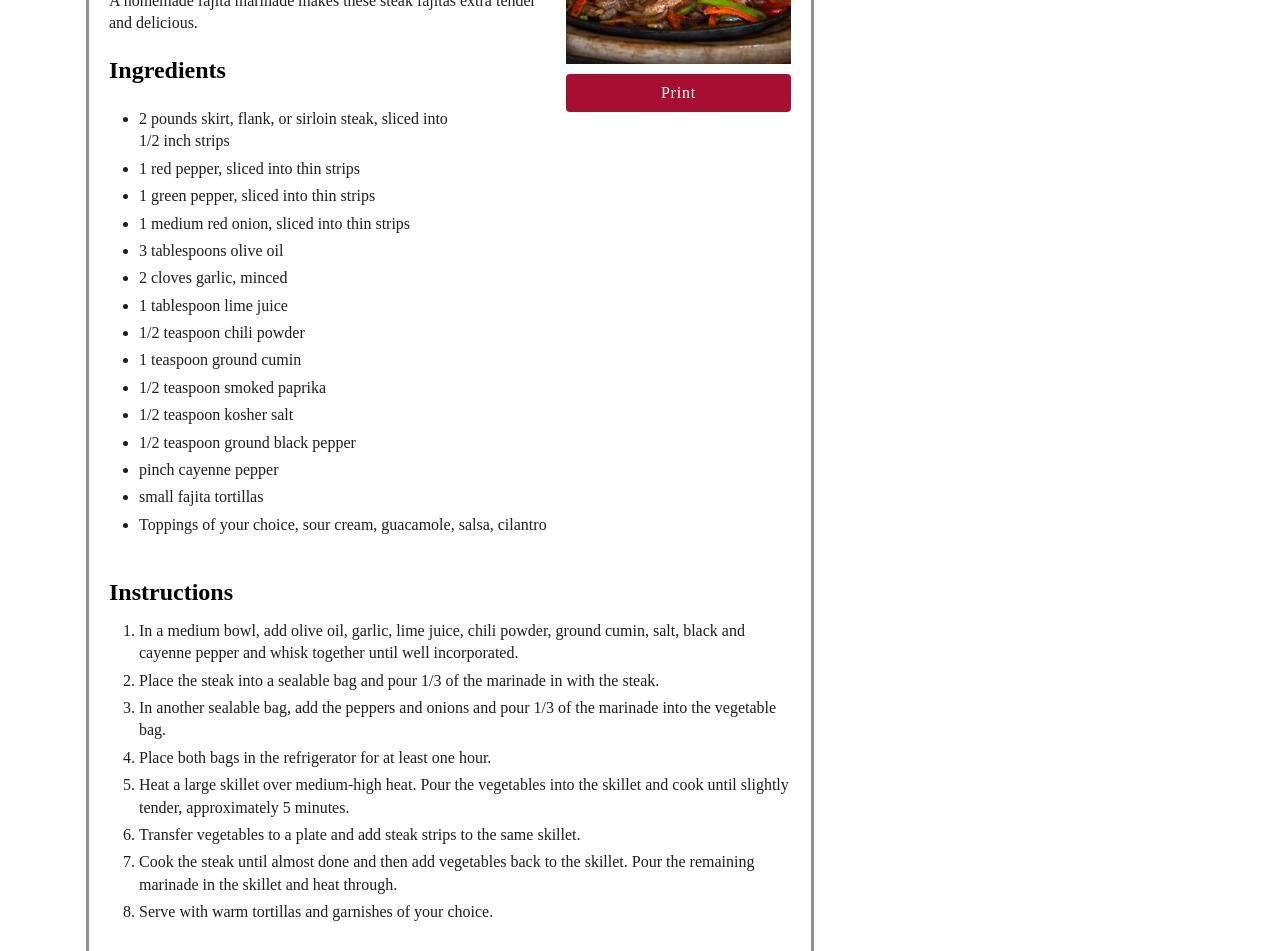  Describe the element at coordinates (208, 469) in the screenshot. I see `'pinch cayenne pepper'` at that location.